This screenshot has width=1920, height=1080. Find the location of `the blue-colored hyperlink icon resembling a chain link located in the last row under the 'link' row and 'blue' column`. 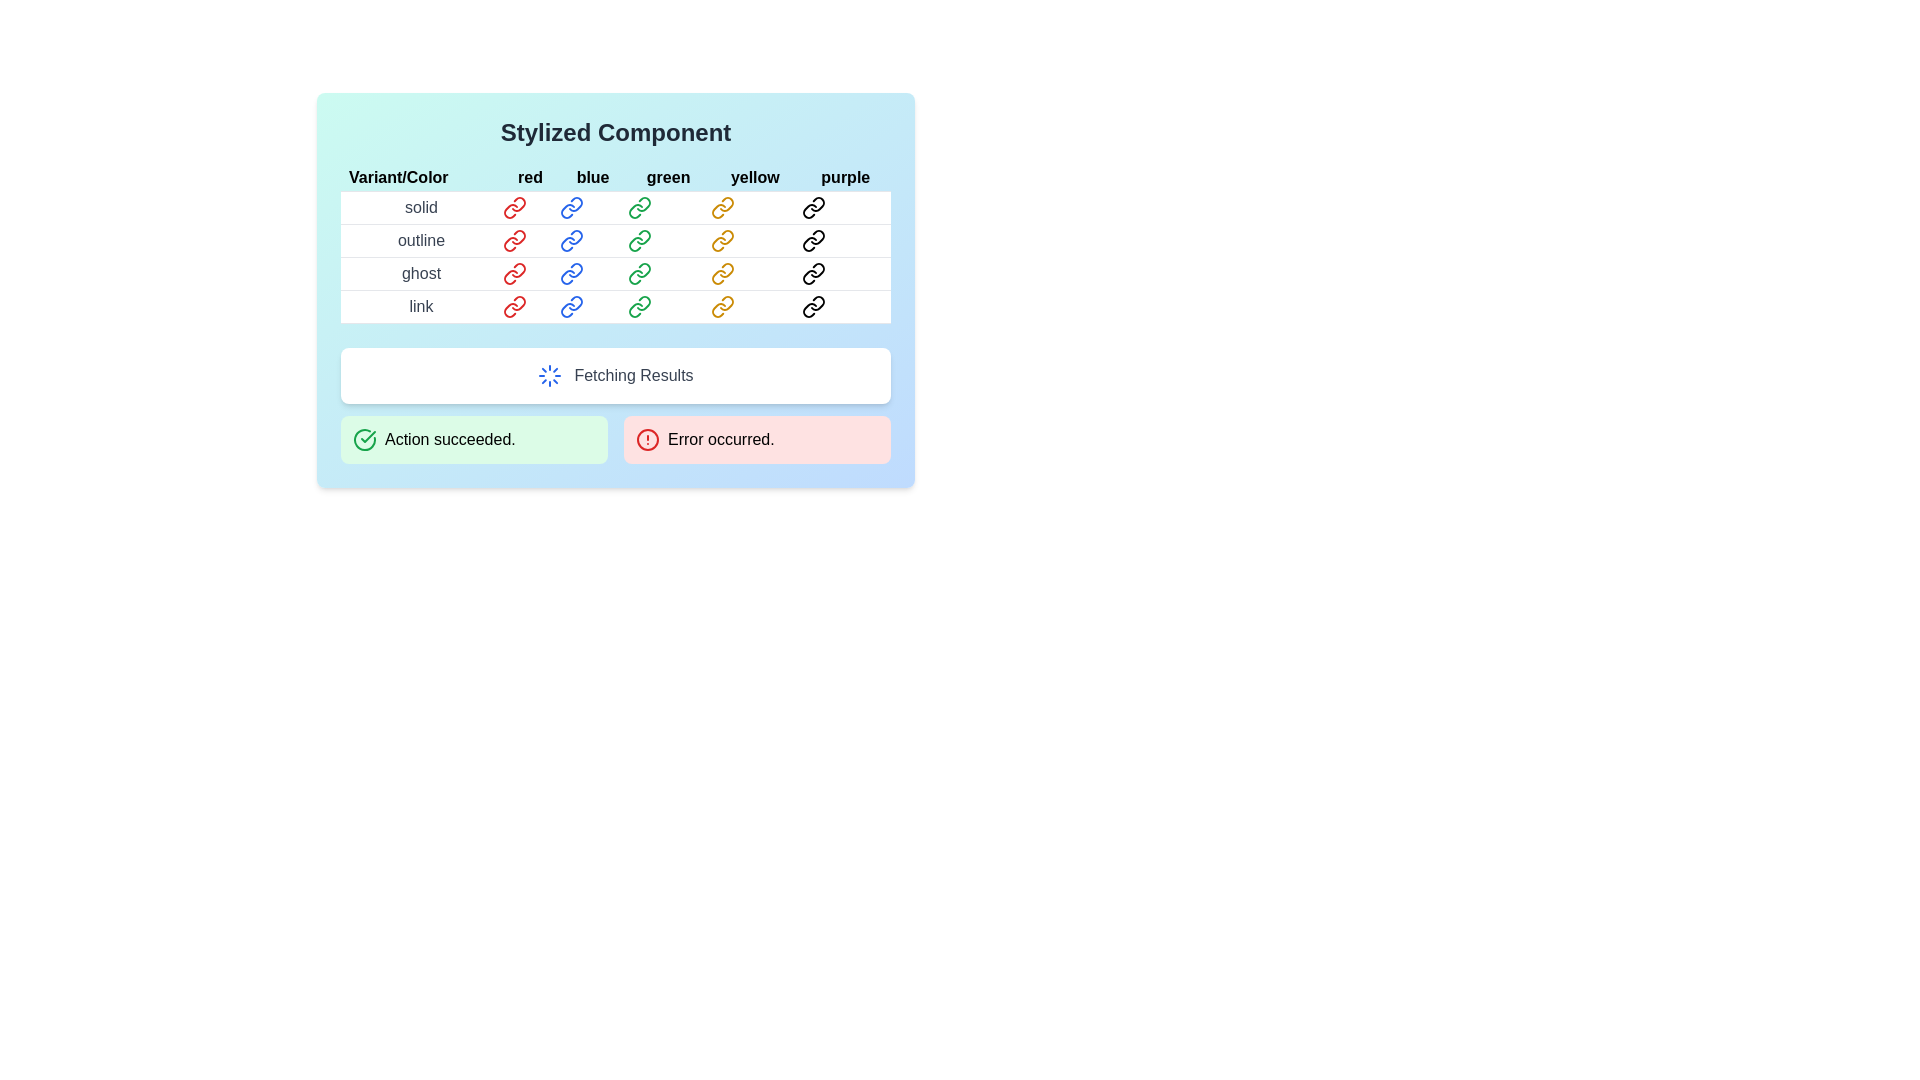

the blue-colored hyperlink icon resembling a chain link located in the last row under the 'link' row and 'blue' column is located at coordinates (570, 307).